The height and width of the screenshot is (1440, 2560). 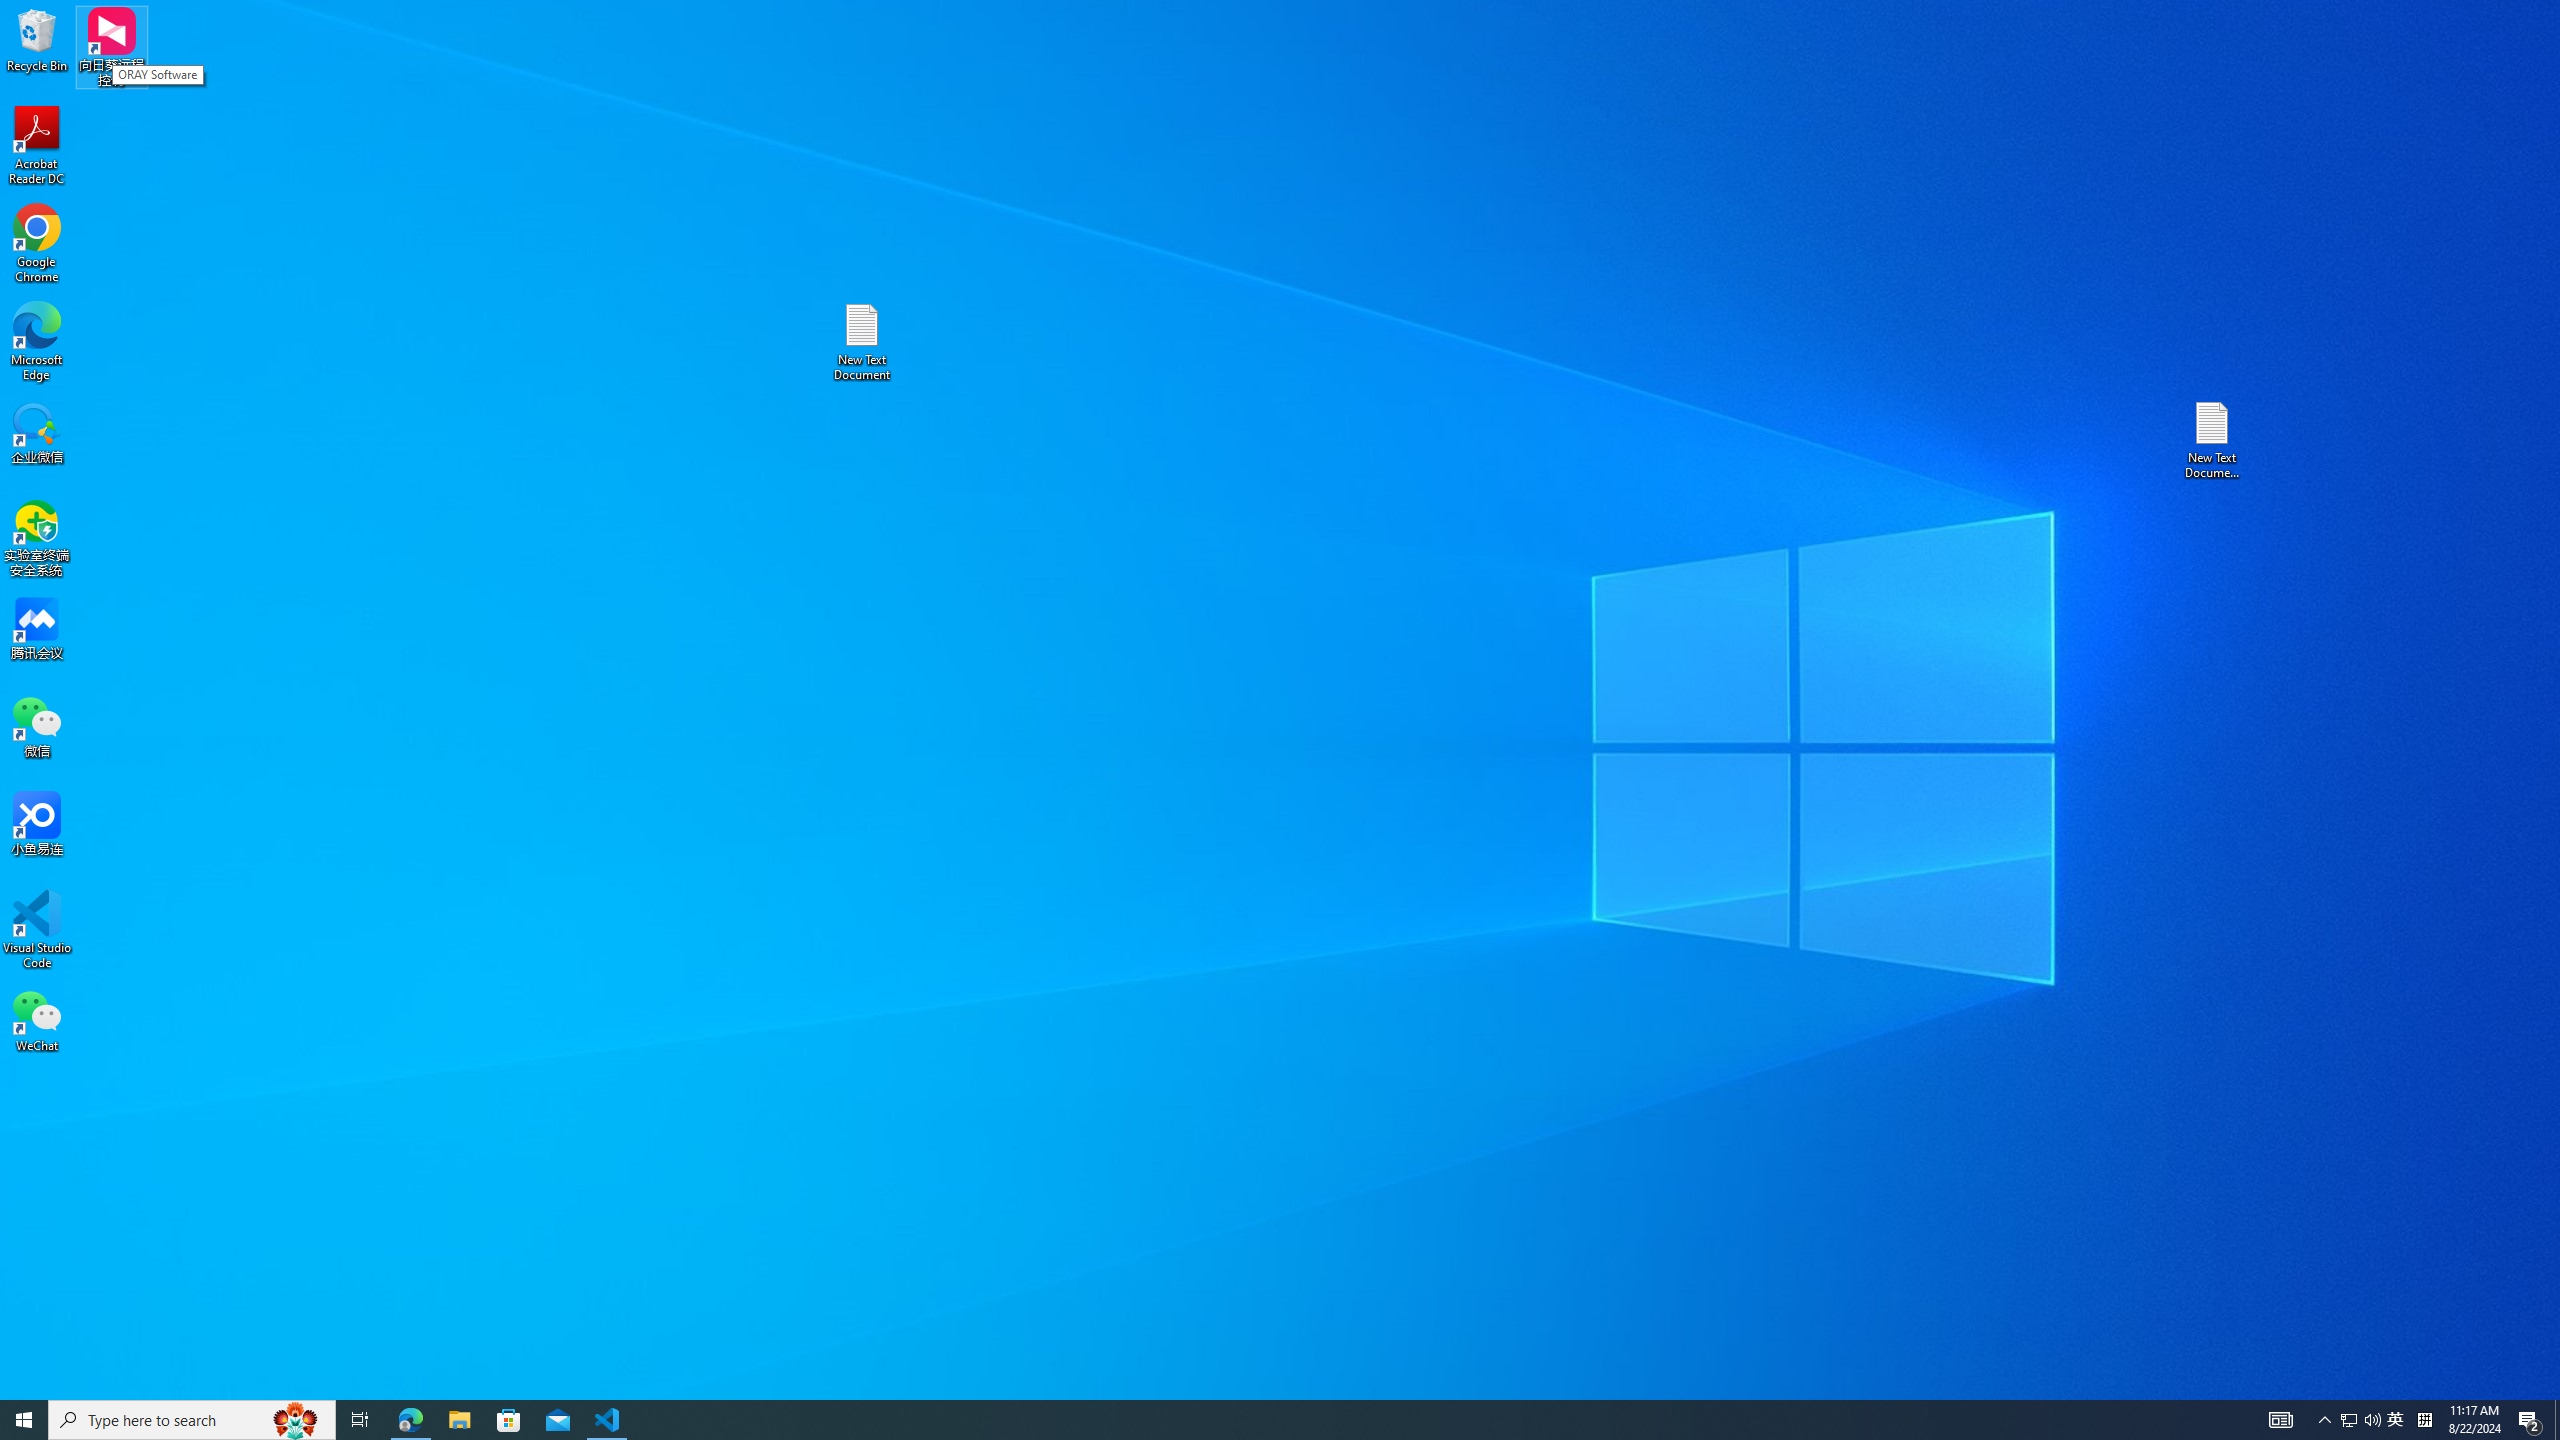 I want to click on 'Recycle Bin', so click(x=36, y=38).